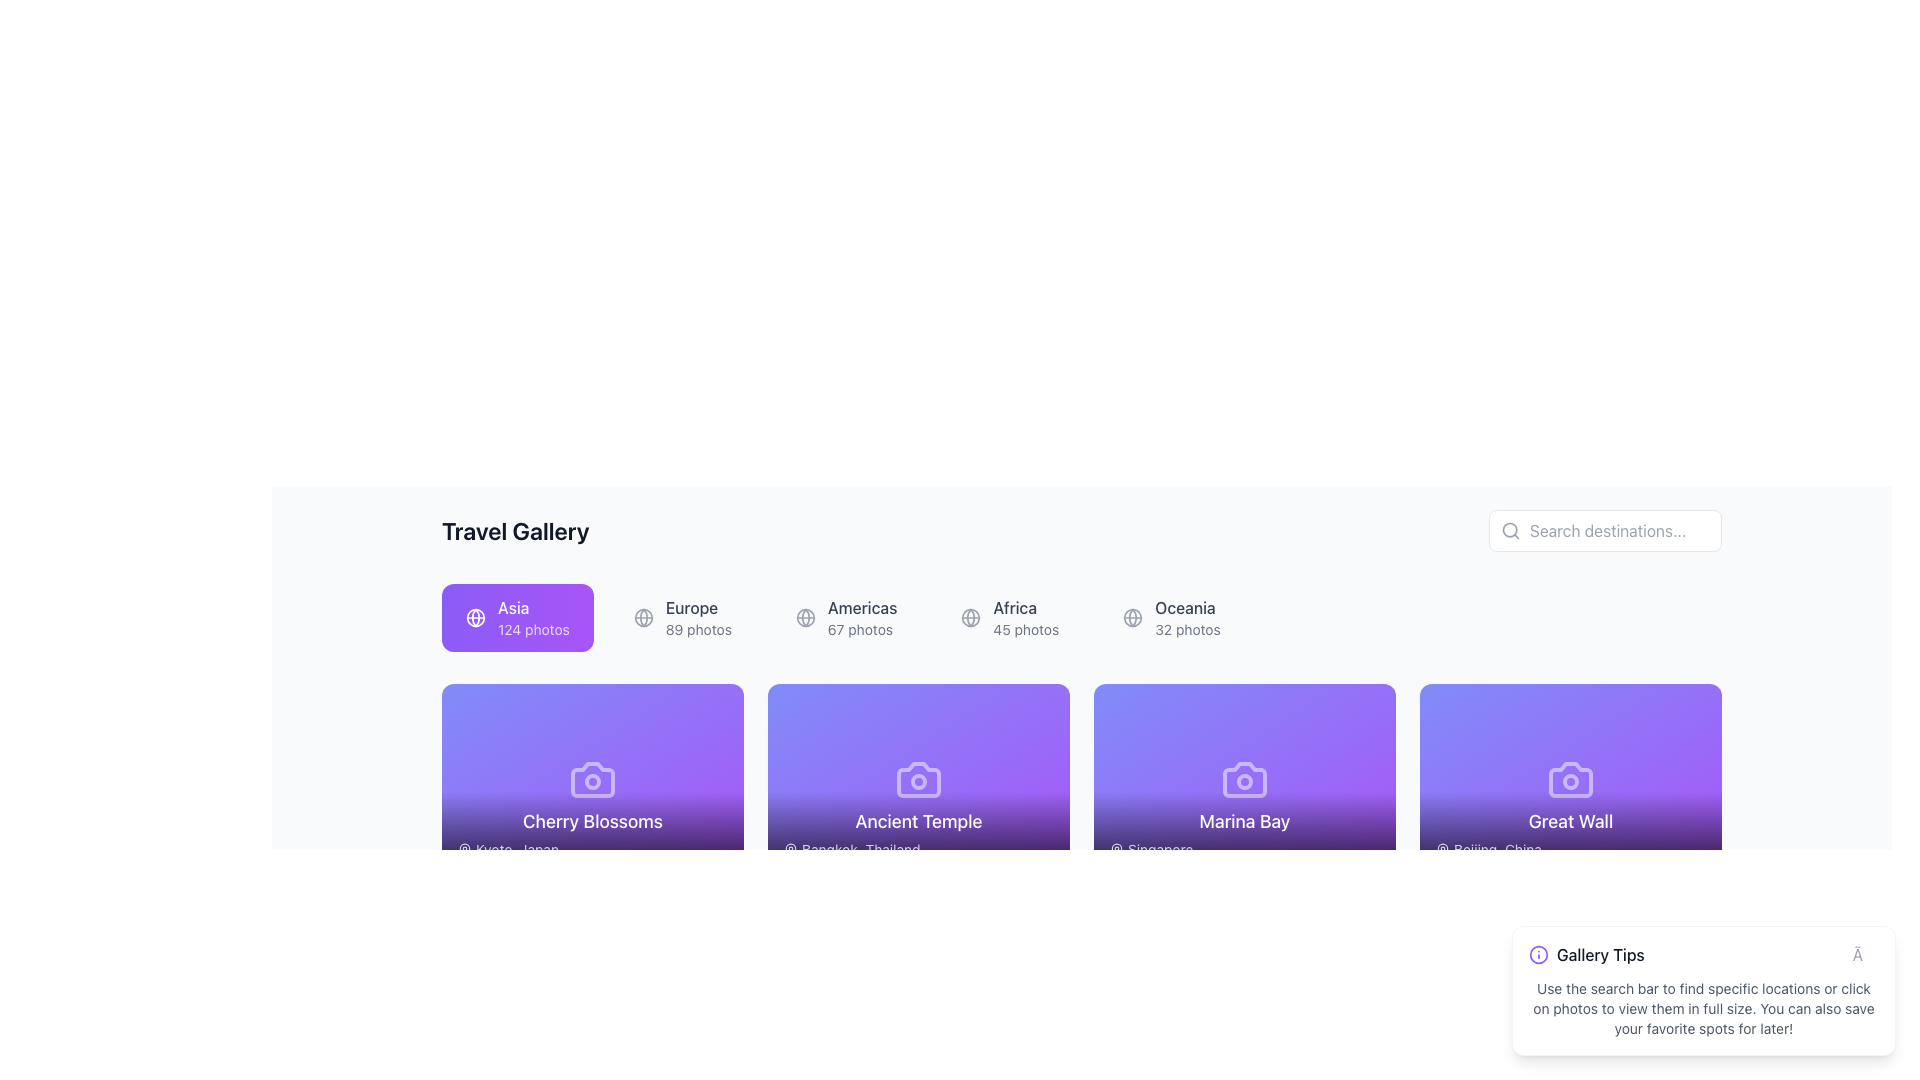 The height and width of the screenshot is (1080, 1920). Describe the element at coordinates (698, 628) in the screenshot. I see `text display indicating the number of photos associated with the 'Europe' category, located below the 'Europe' label in the navigation section` at that location.